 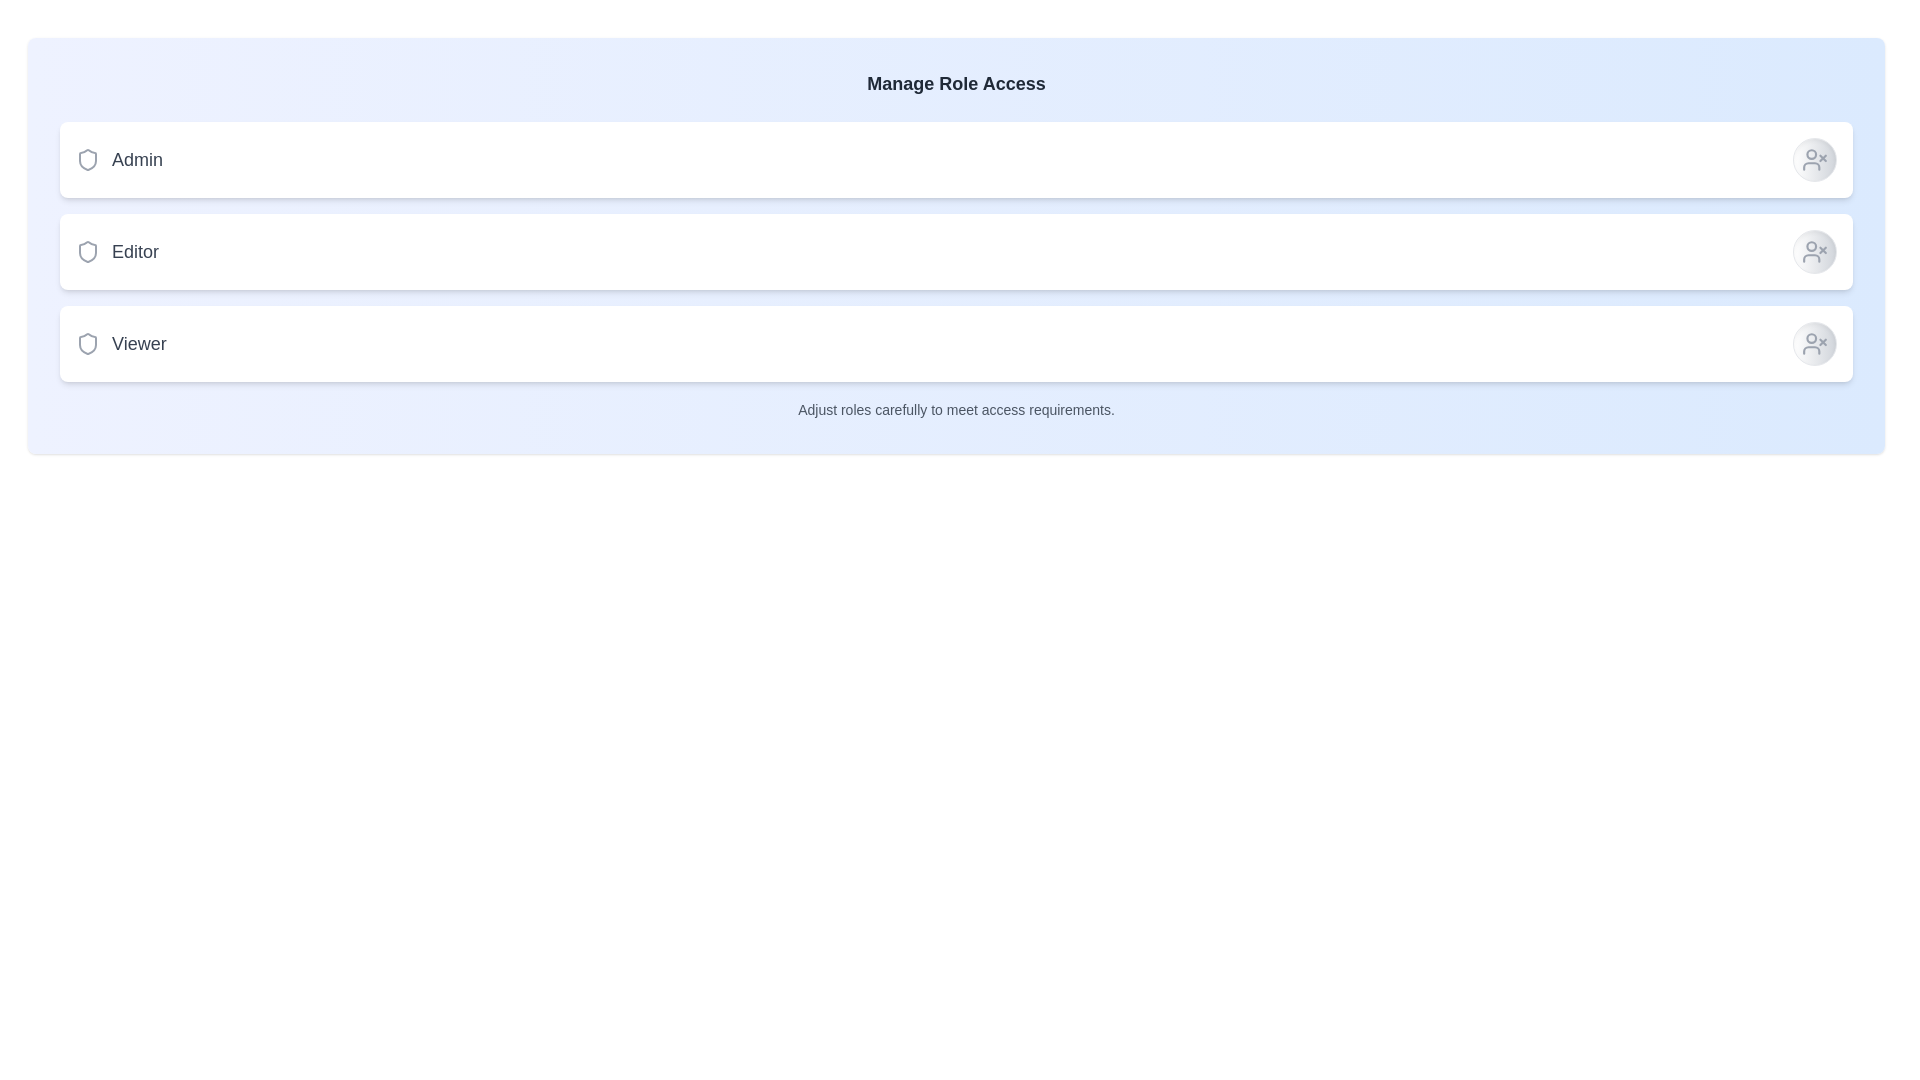 What do you see at coordinates (86, 250) in the screenshot?
I see `the Decorative icon that indicates a security-related scope for the 'Editor' role, positioned horizontally with the 'Editor' text as the shield icon associated with the second item` at bounding box center [86, 250].